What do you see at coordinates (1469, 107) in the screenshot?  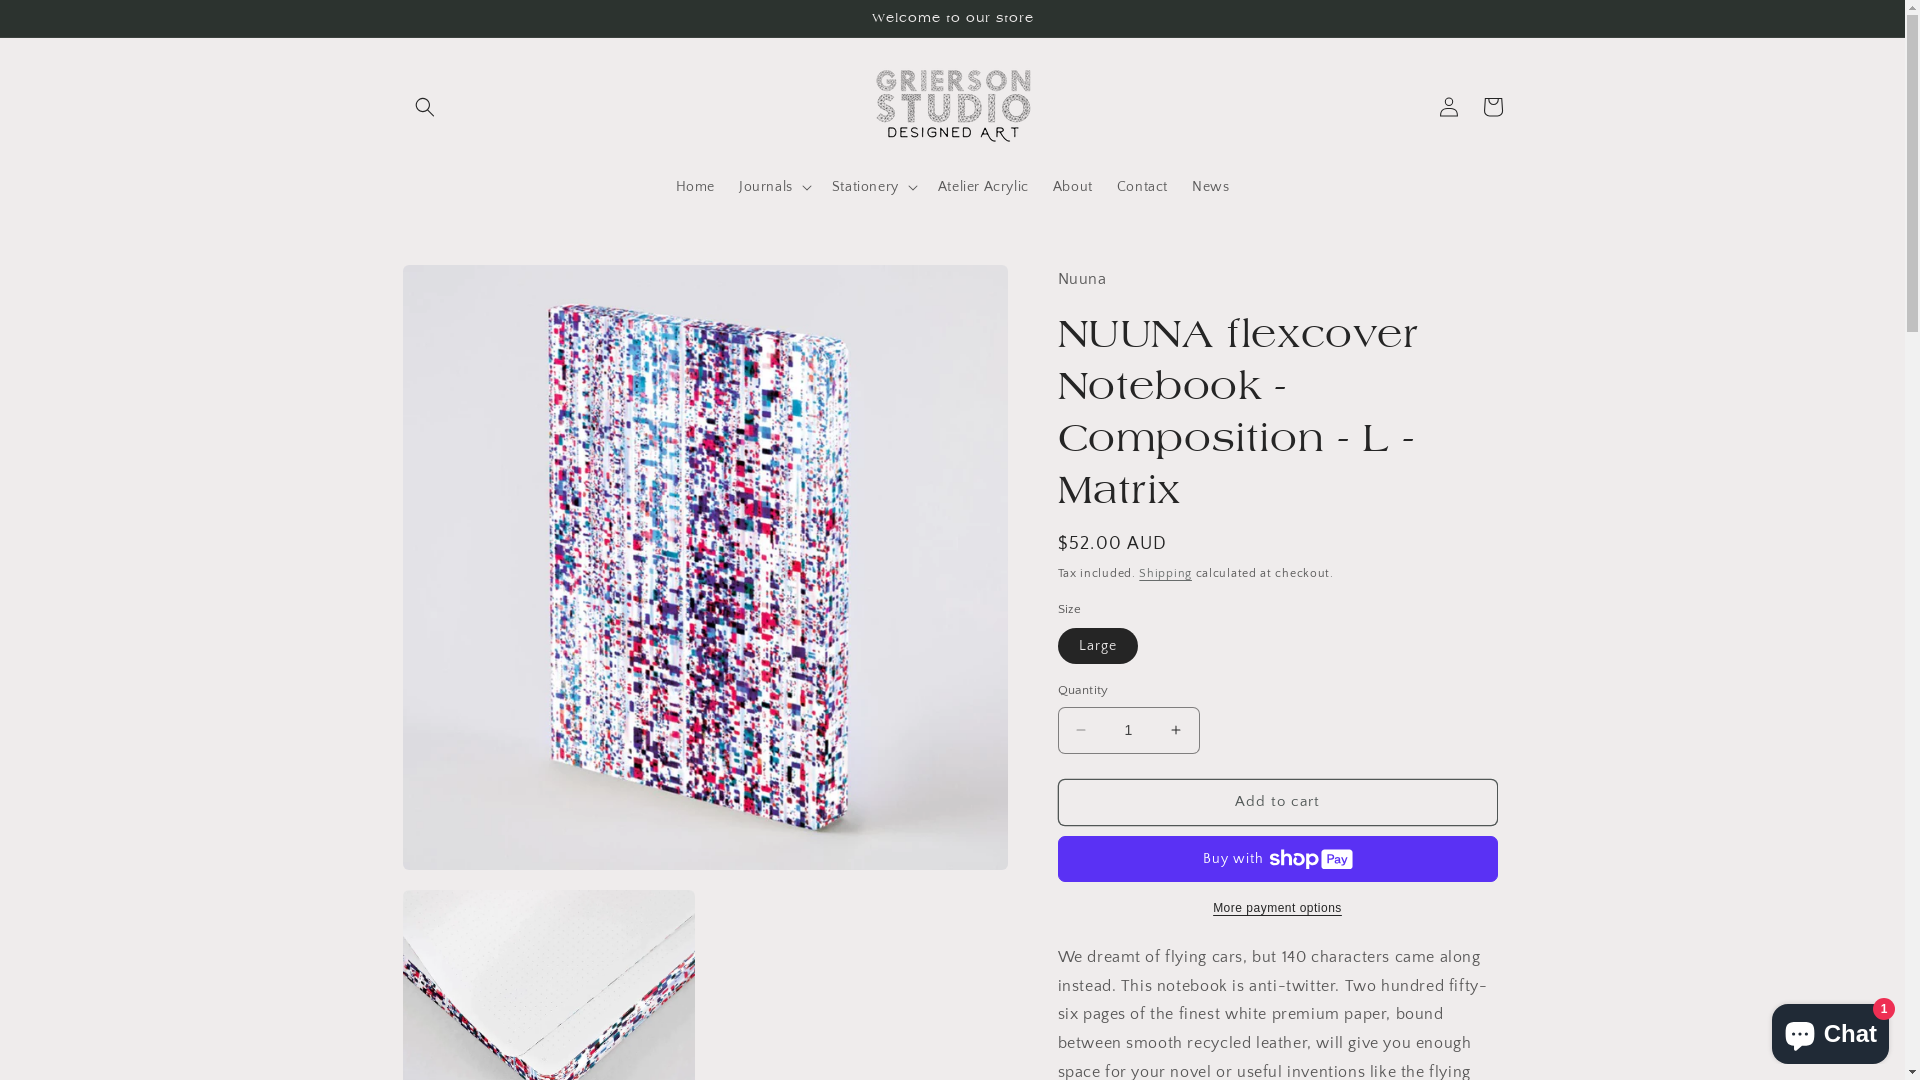 I see `'Cart'` at bounding box center [1469, 107].